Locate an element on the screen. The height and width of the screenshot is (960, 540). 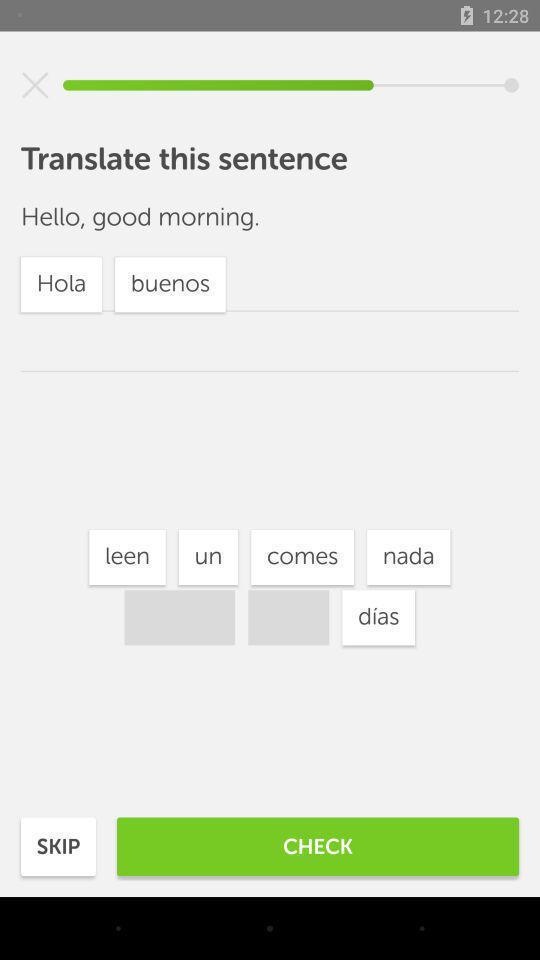
the item to the right of the leen is located at coordinates (207, 557).